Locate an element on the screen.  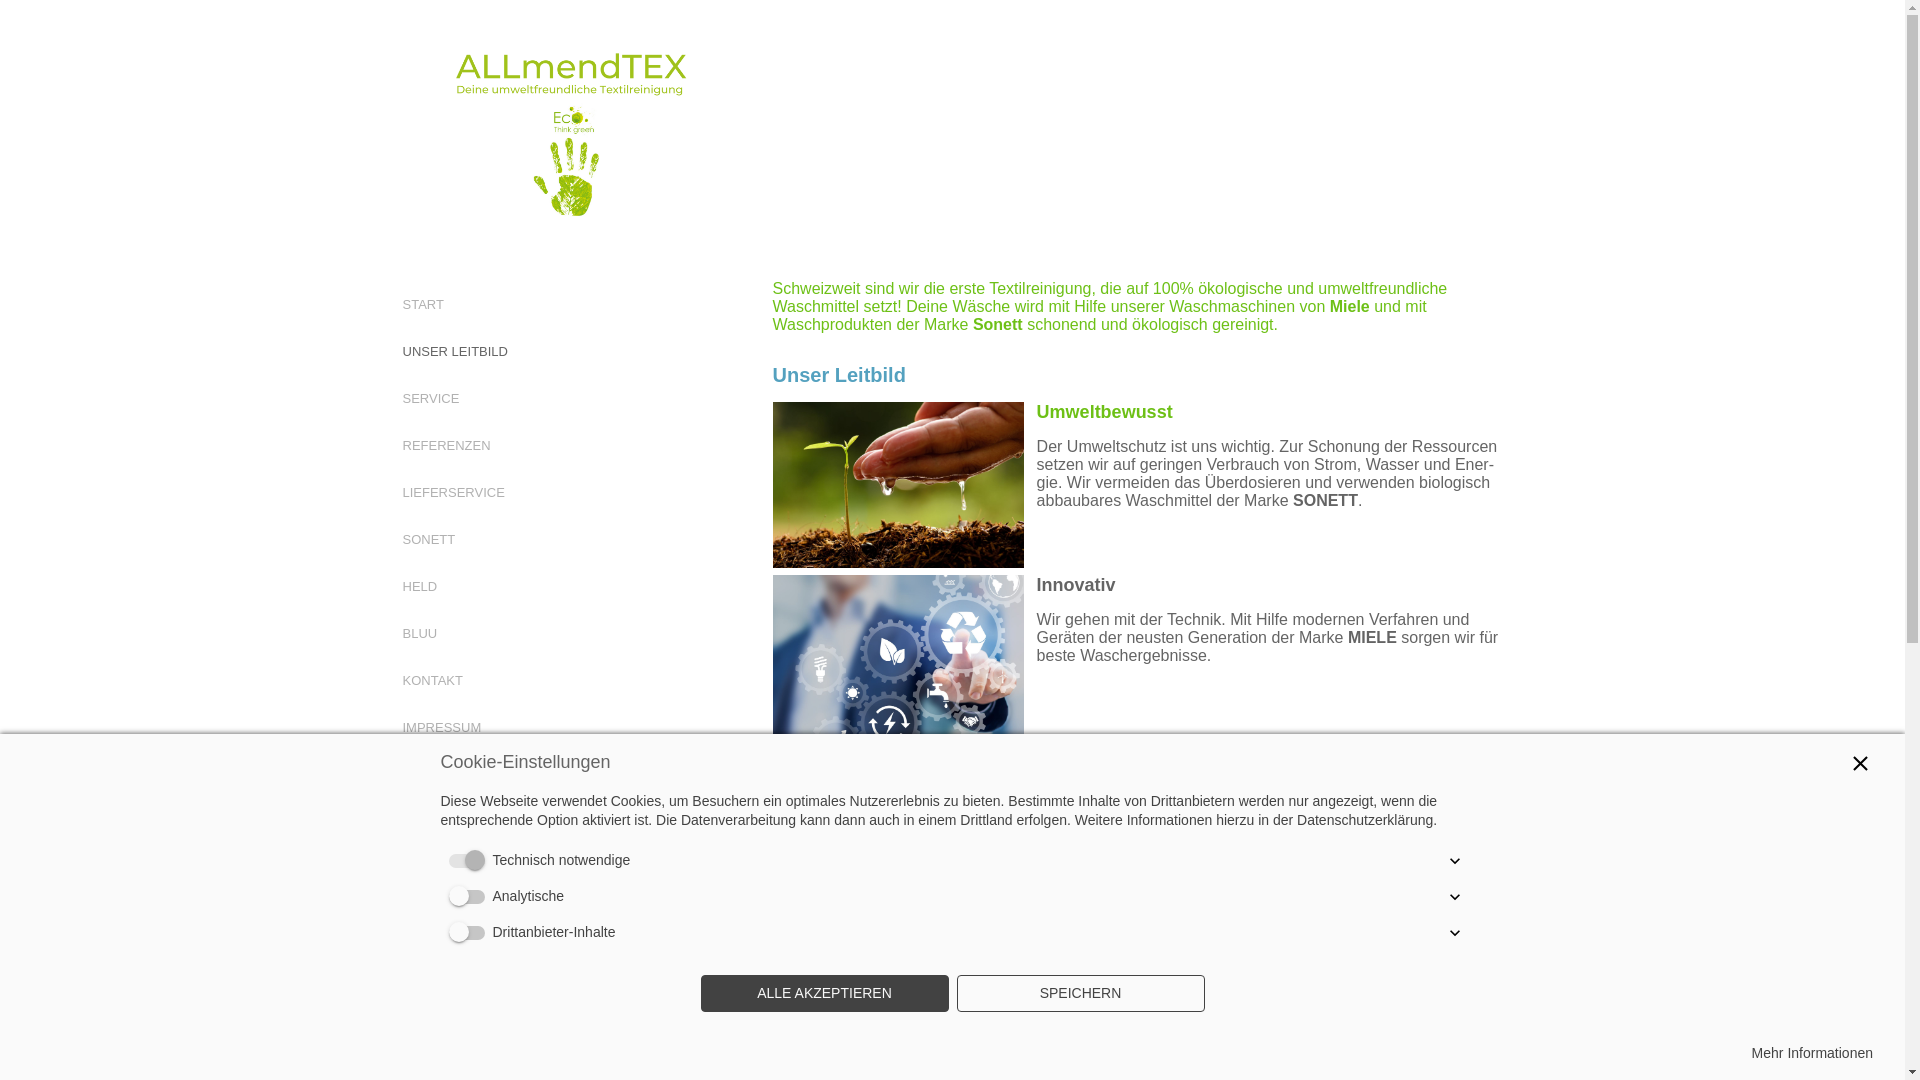
'START' is located at coordinates (421, 304).